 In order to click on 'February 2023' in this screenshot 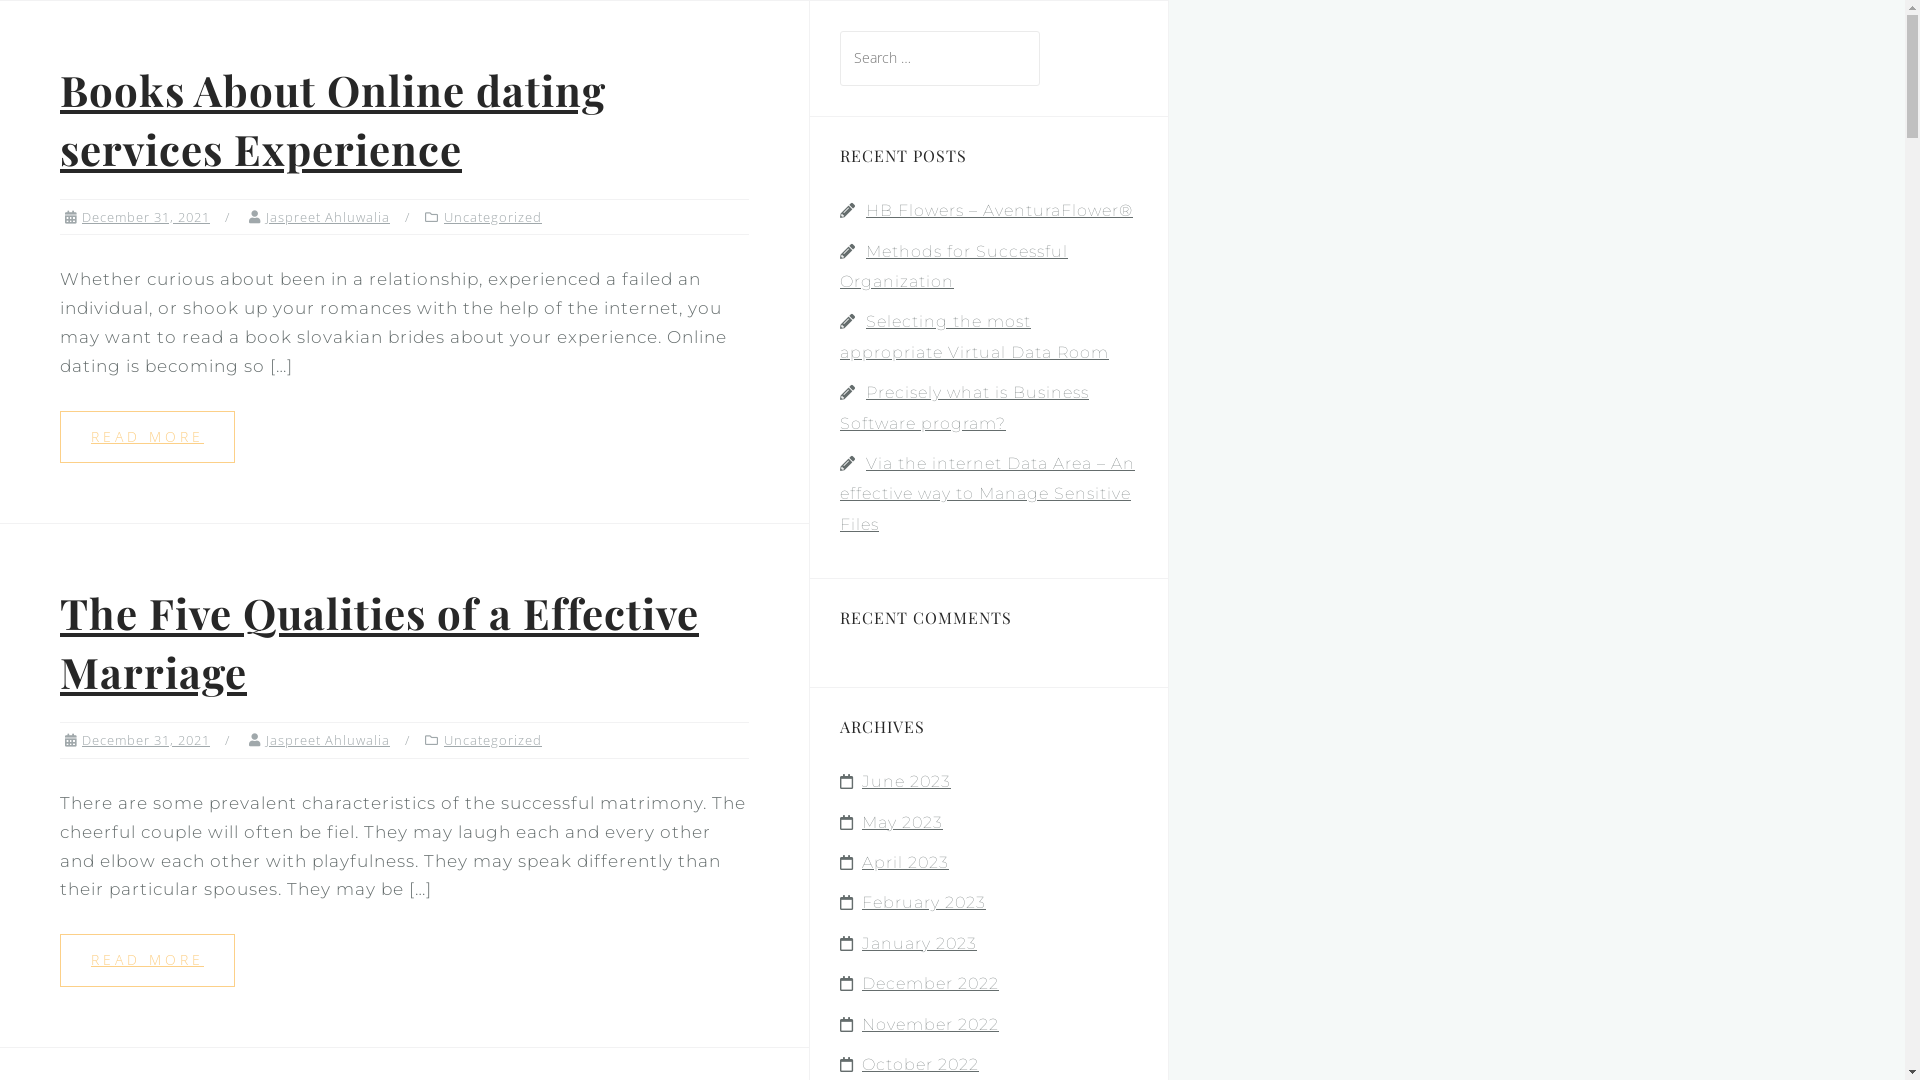, I will do `click(923, 902)`.